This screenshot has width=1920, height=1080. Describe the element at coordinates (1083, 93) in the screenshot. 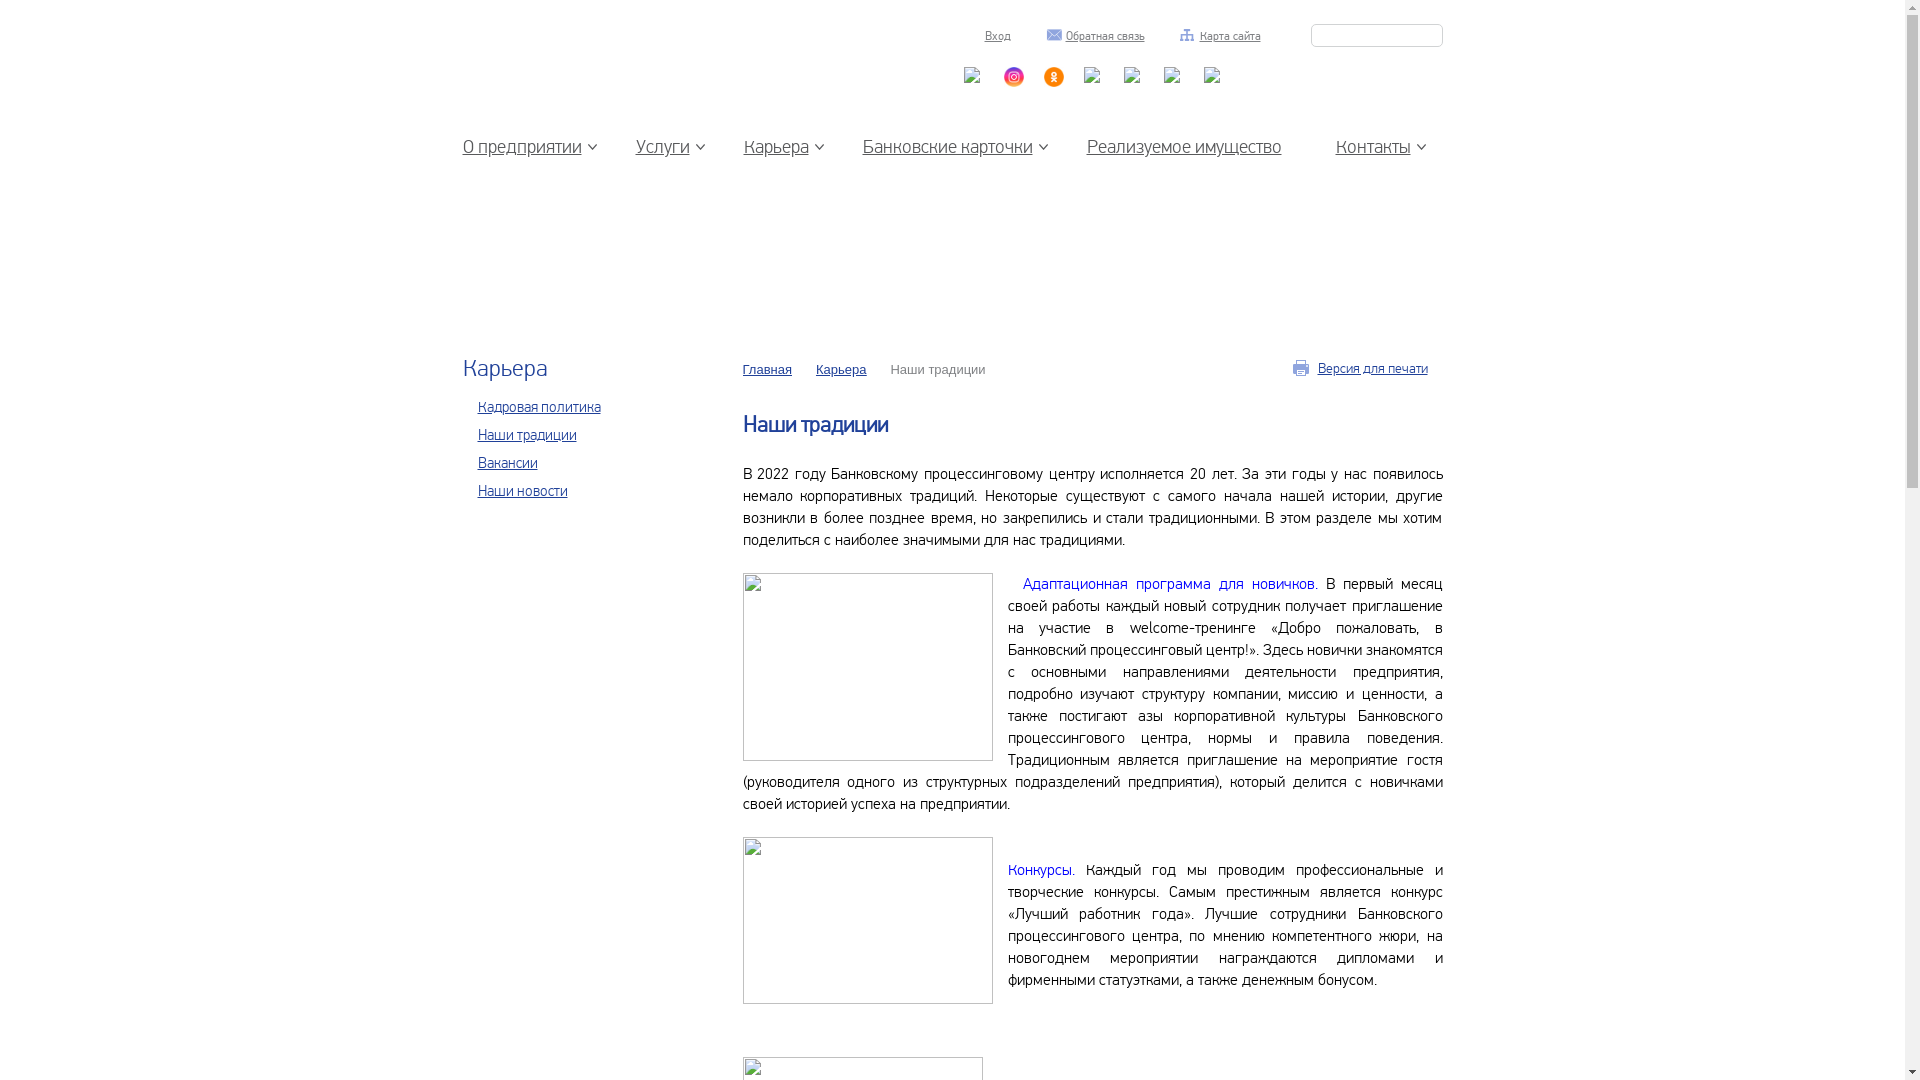

I see `'Facebook'` at that location.